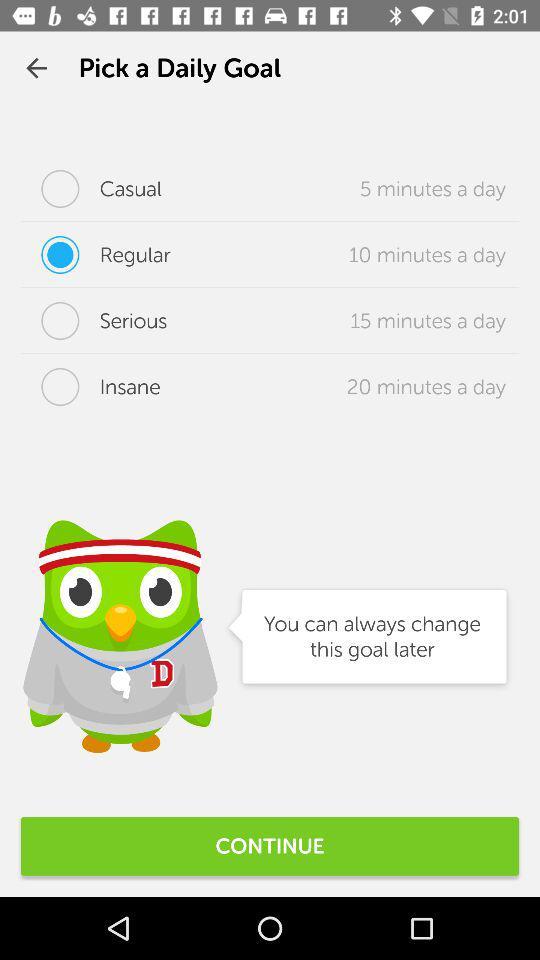 Image resolution: width=540 pixels, height=960 pixels. Describe the element at coordinates (93, 321) in the screenshot. I see `serious` at that location.